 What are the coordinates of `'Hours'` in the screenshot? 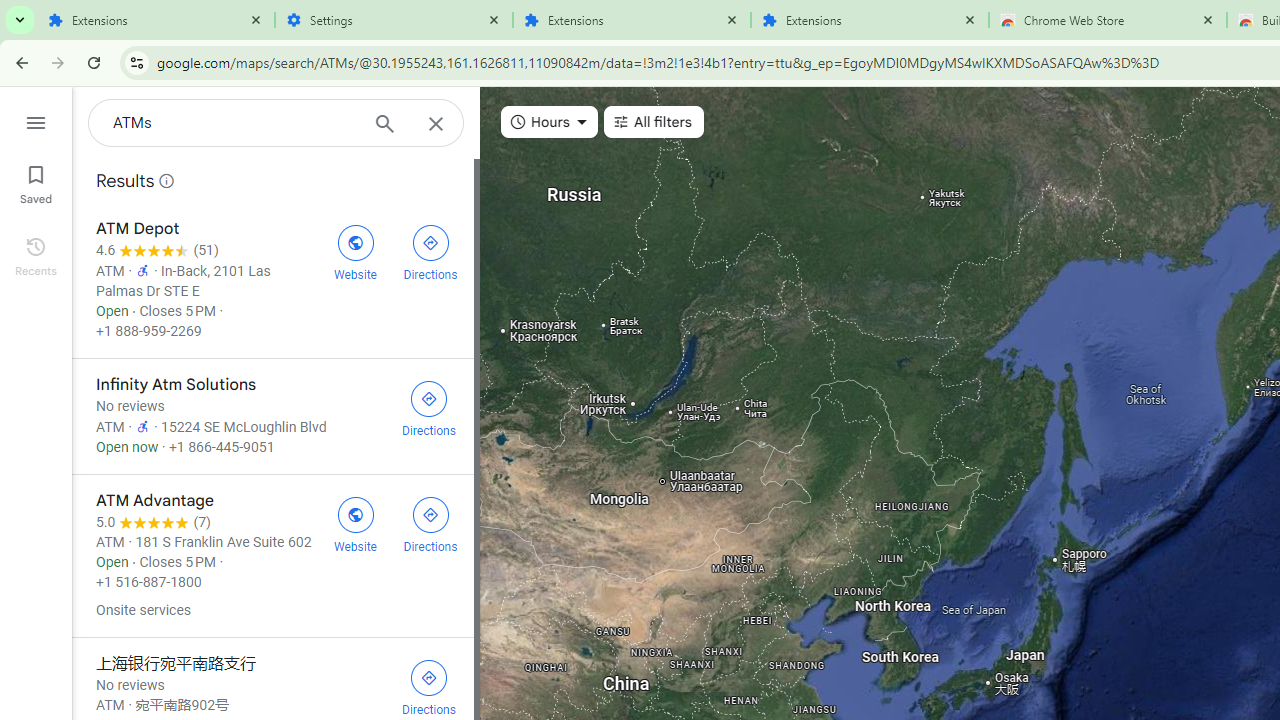 It's located at (549, 122).